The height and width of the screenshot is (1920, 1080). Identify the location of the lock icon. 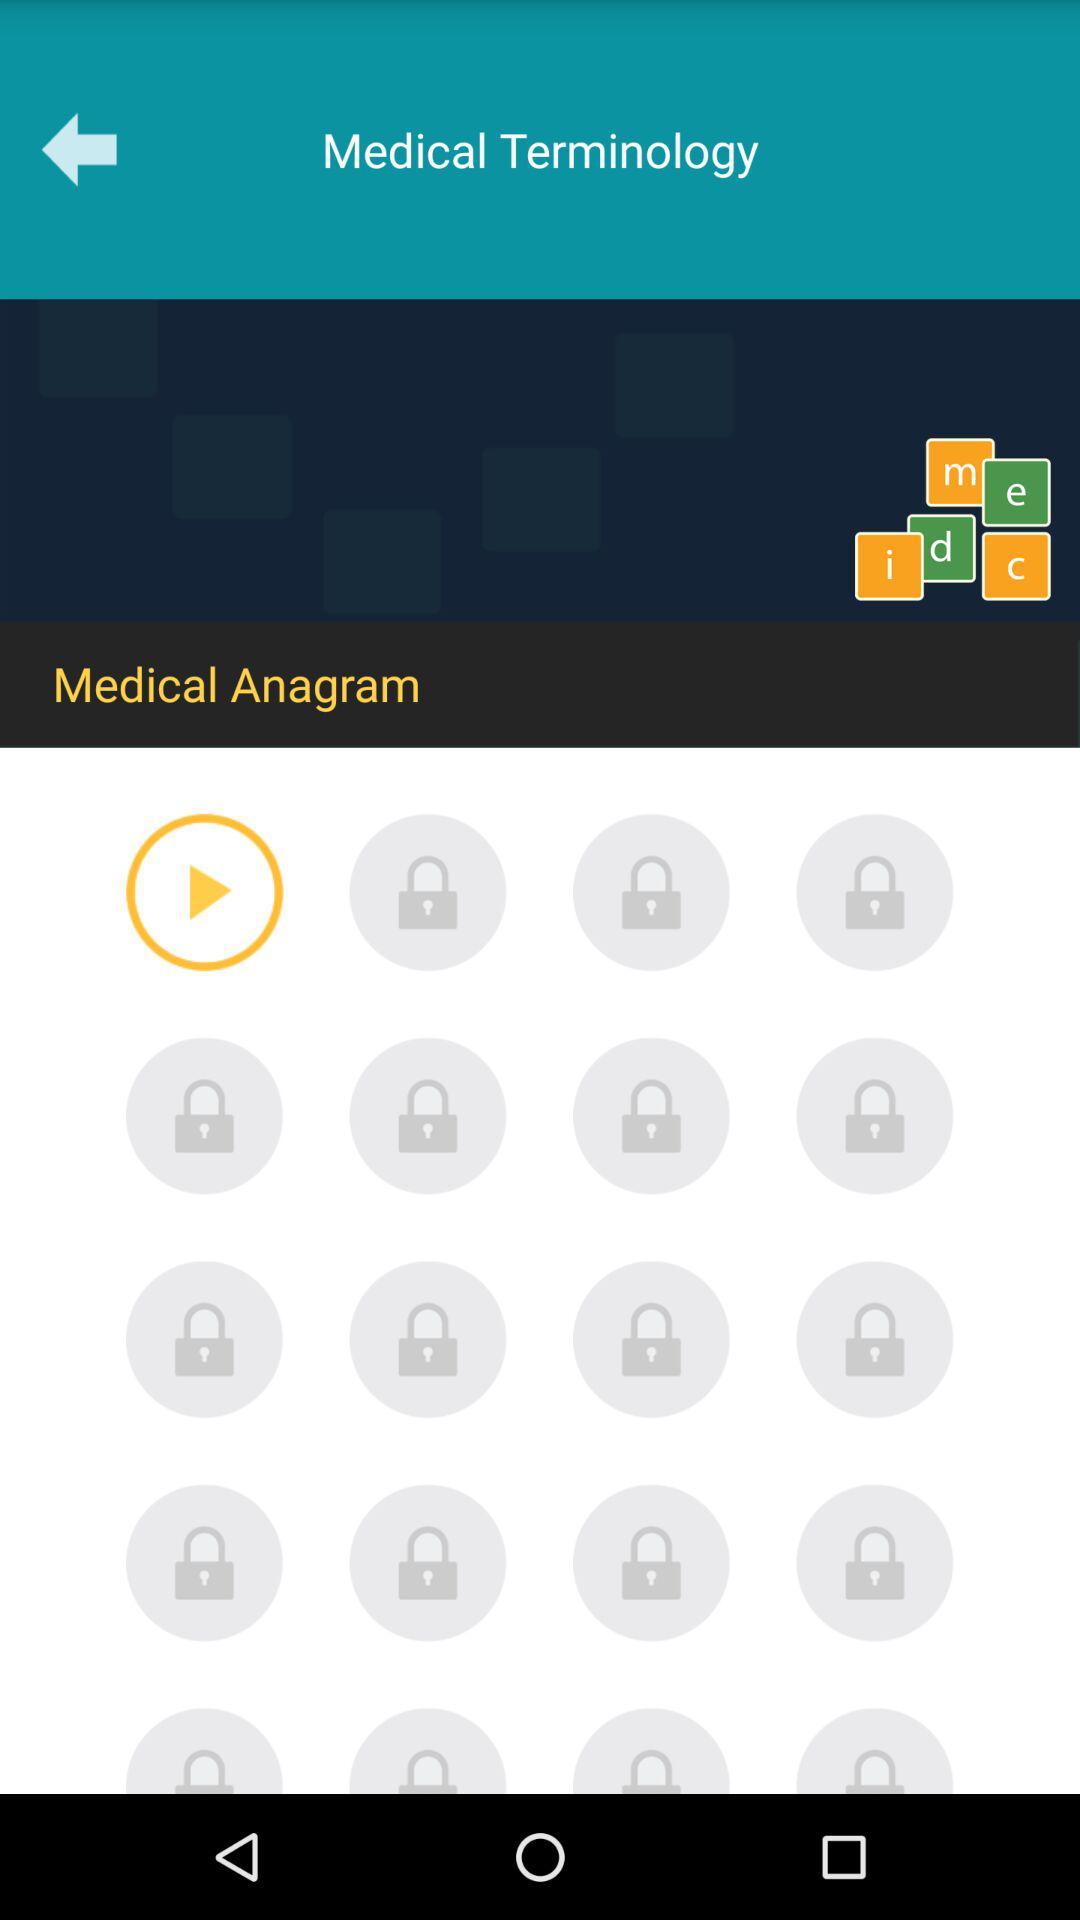
(204, 1194).